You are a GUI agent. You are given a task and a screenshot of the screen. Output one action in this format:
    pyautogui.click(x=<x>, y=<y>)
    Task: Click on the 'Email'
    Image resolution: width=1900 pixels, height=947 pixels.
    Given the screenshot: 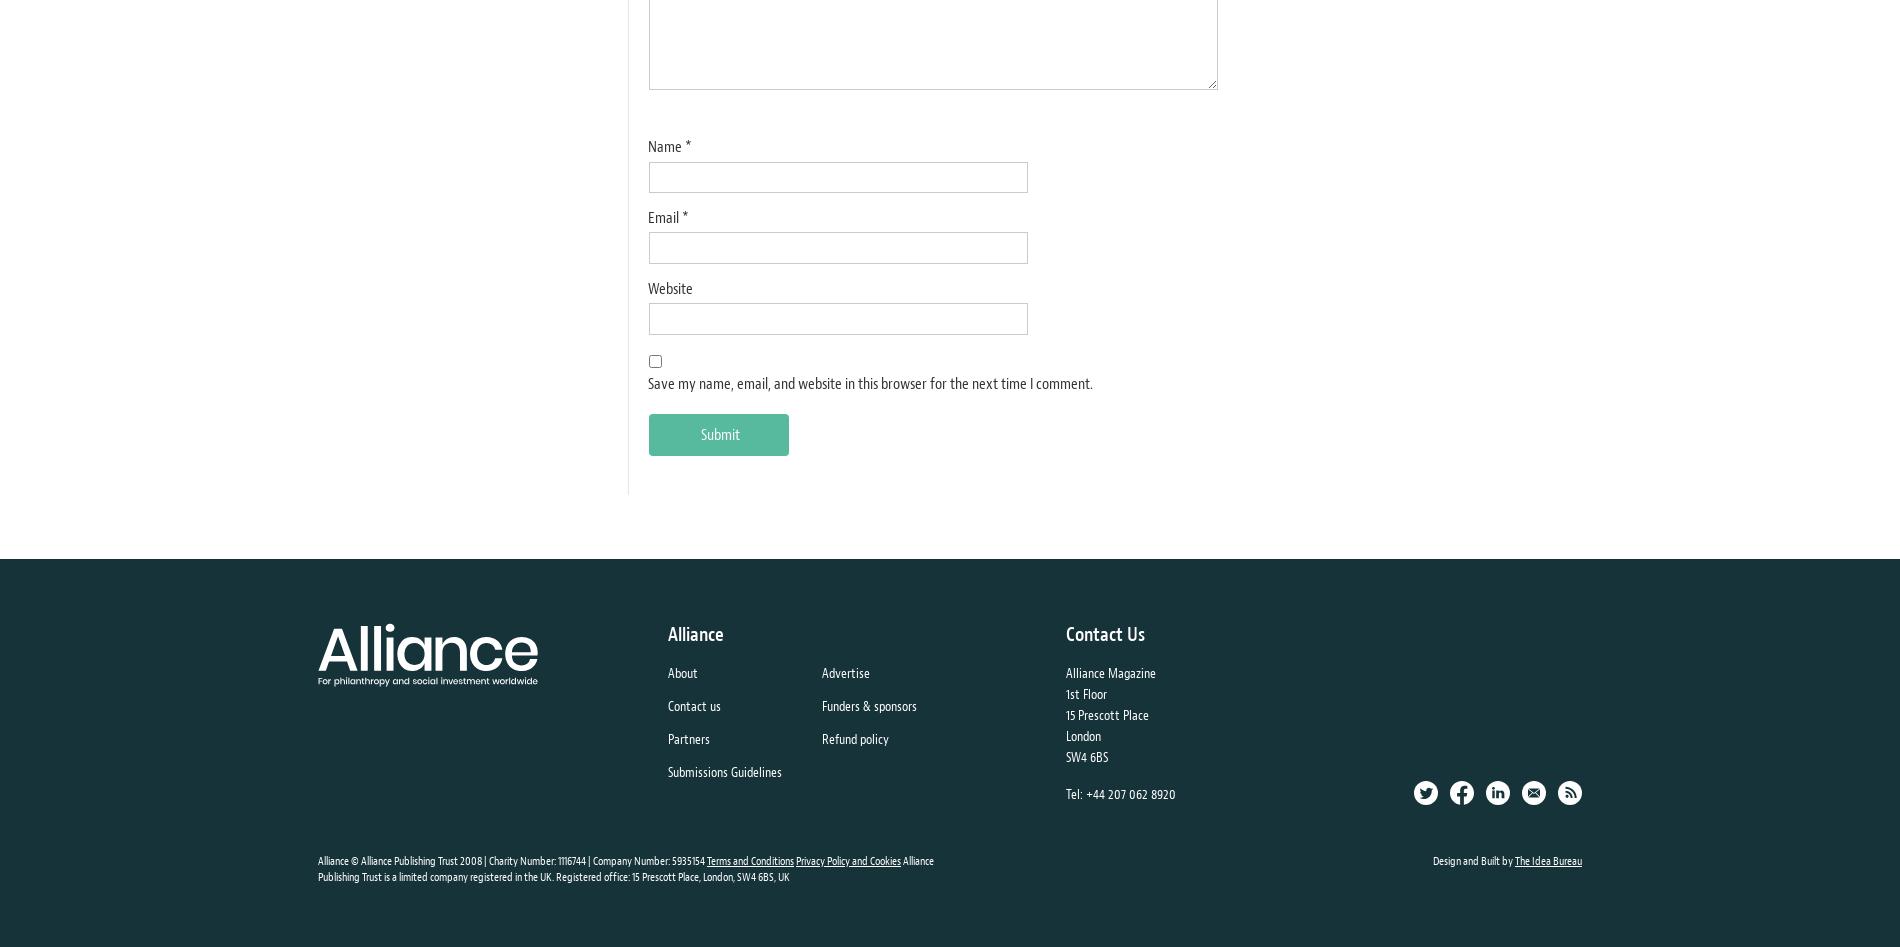 What is the action you would take?
    pyautogui.click(x=664, y=217)
    